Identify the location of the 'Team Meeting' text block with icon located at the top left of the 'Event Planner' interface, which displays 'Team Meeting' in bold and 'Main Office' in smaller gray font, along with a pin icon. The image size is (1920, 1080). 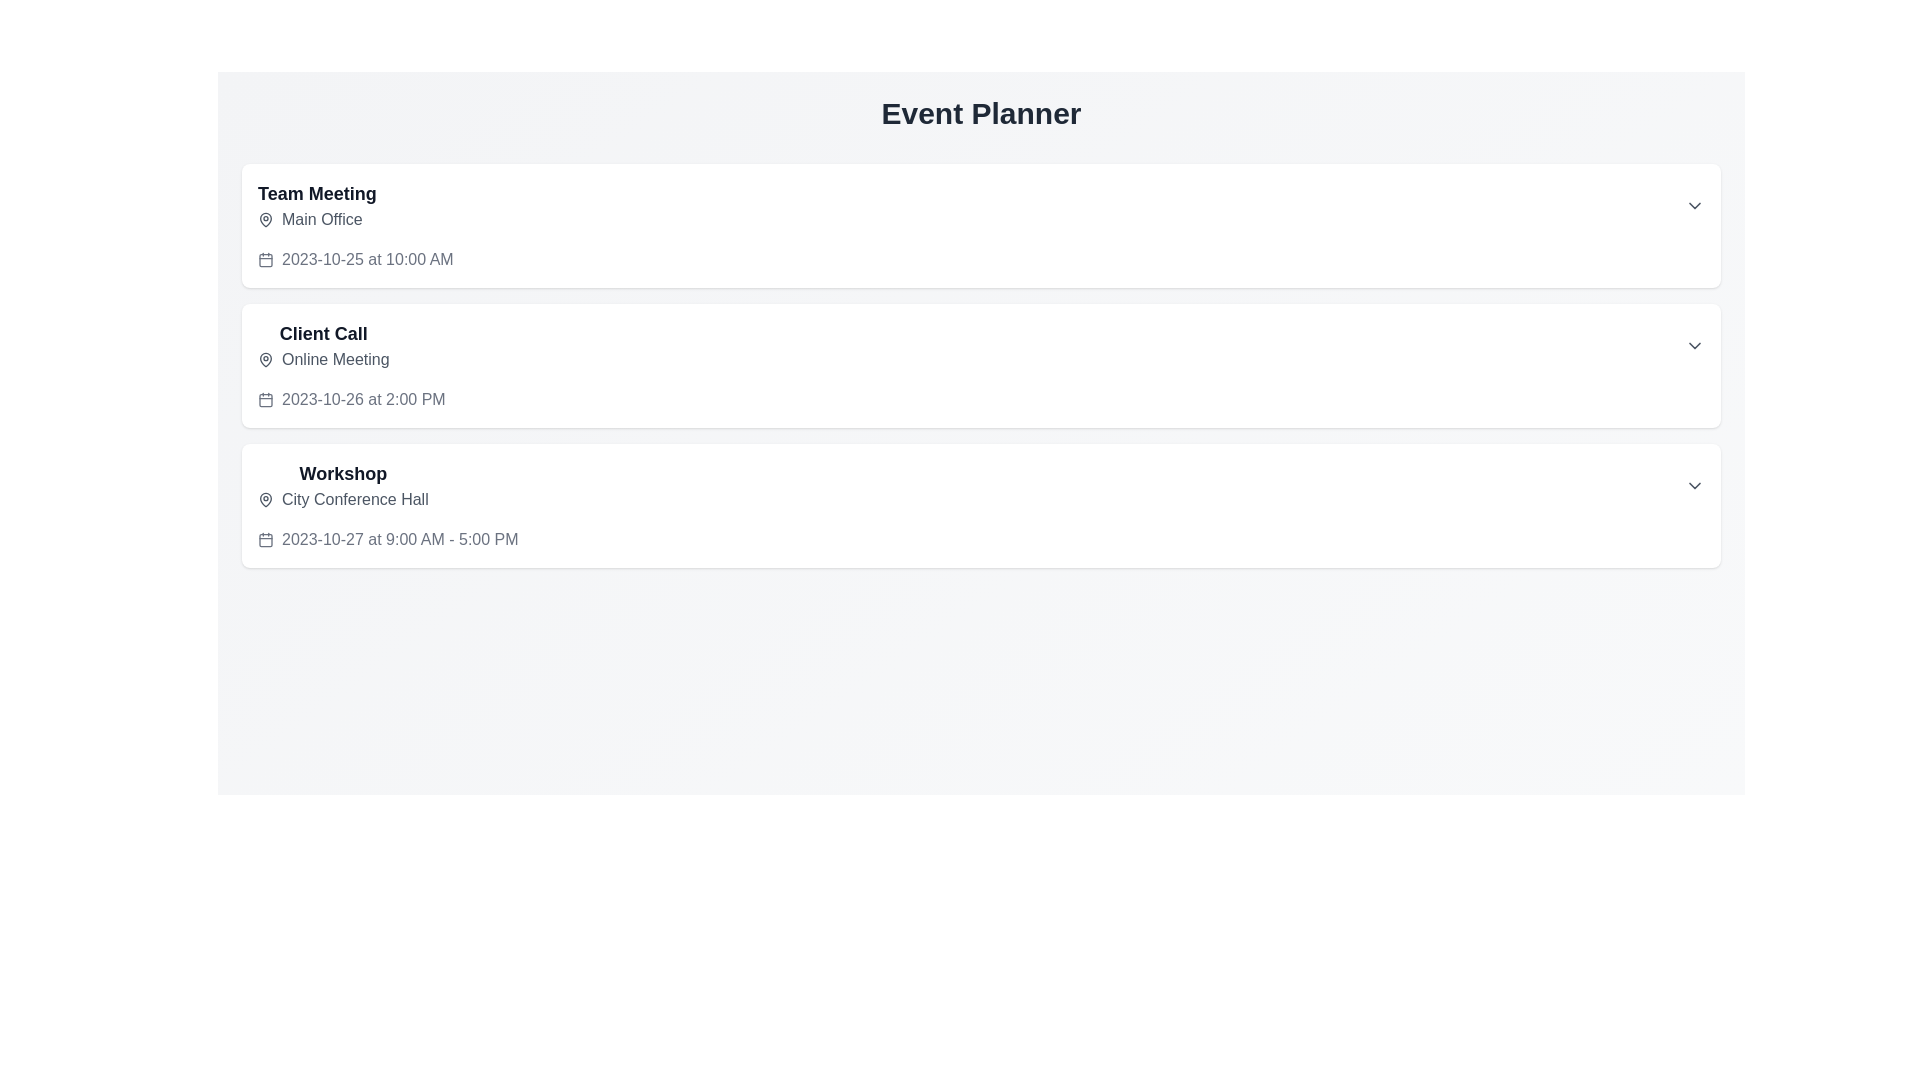
(316, 205).